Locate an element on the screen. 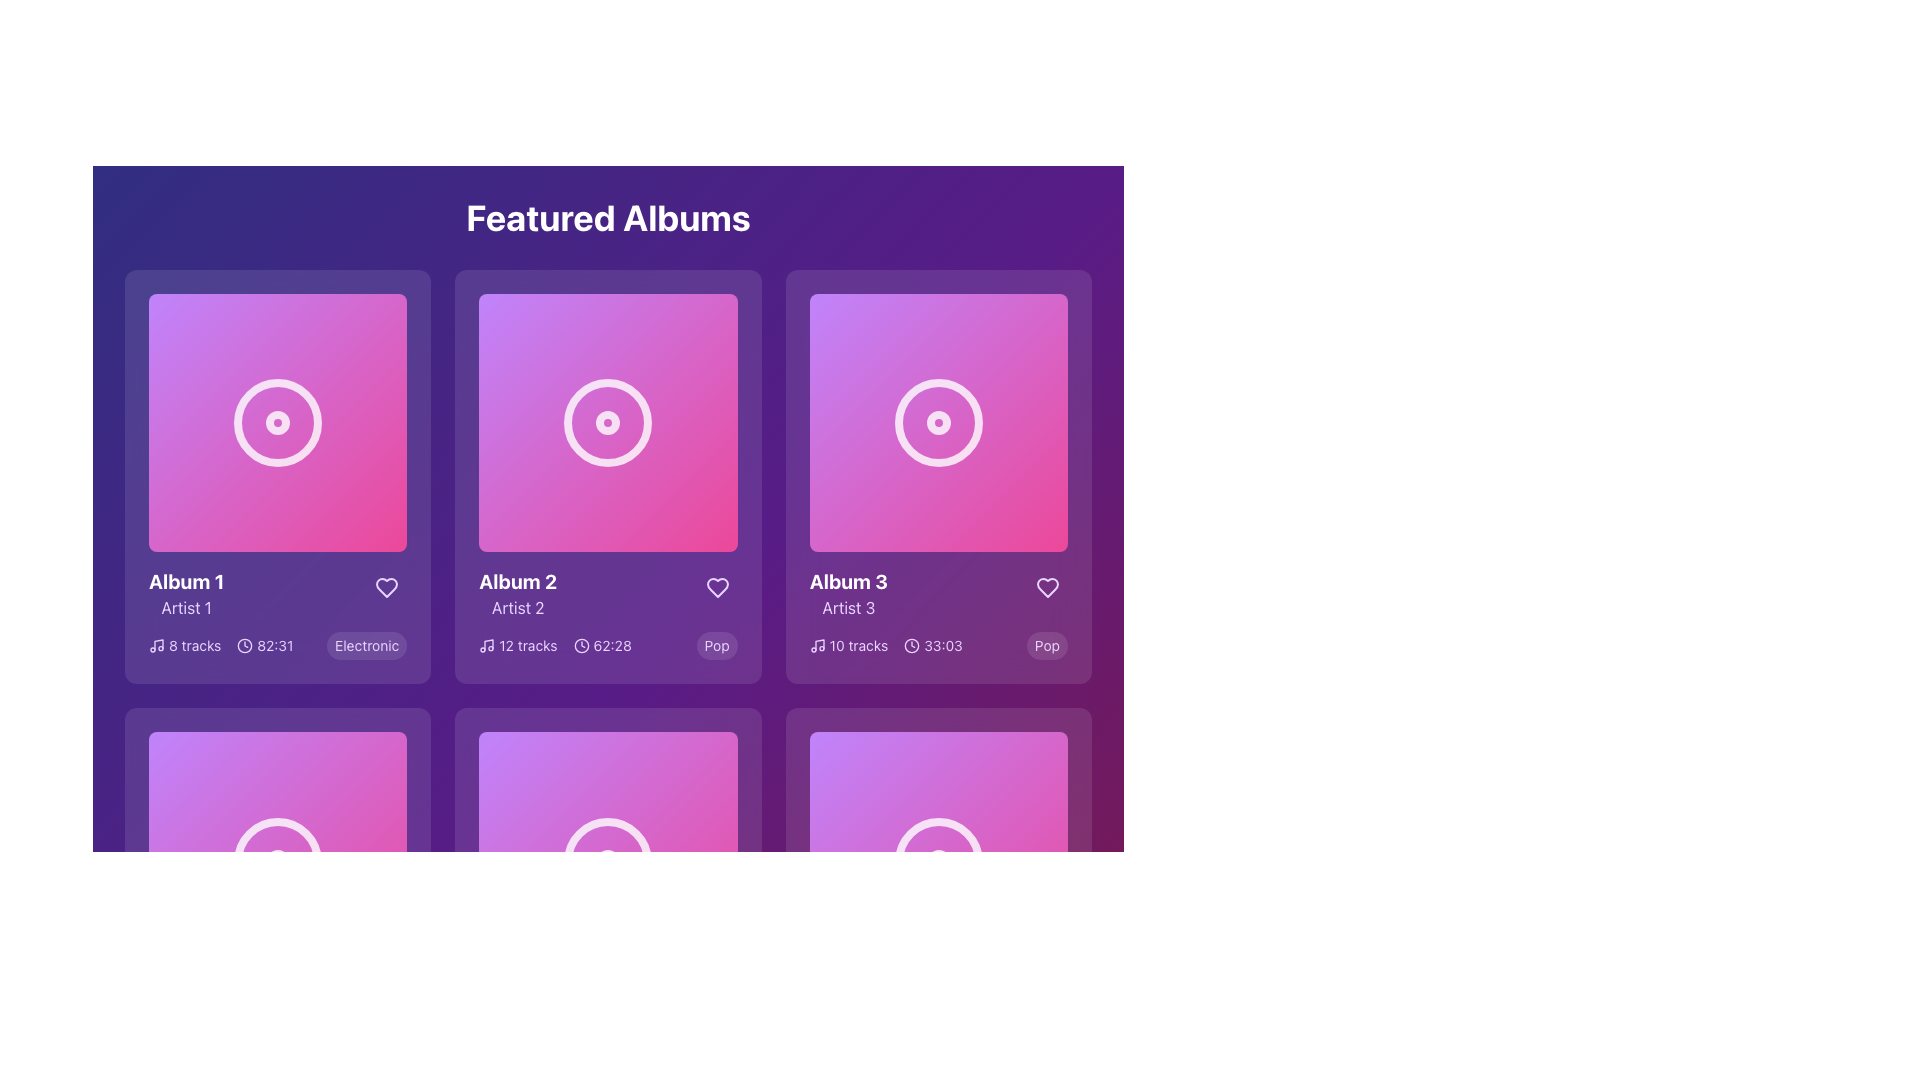 The height and width of the screenshot is (1080, 1920). the Label with a clock icon displaying '82:31', located in the lower section of the first album card in the second row of the album grid is located at coordinates (264, 646).